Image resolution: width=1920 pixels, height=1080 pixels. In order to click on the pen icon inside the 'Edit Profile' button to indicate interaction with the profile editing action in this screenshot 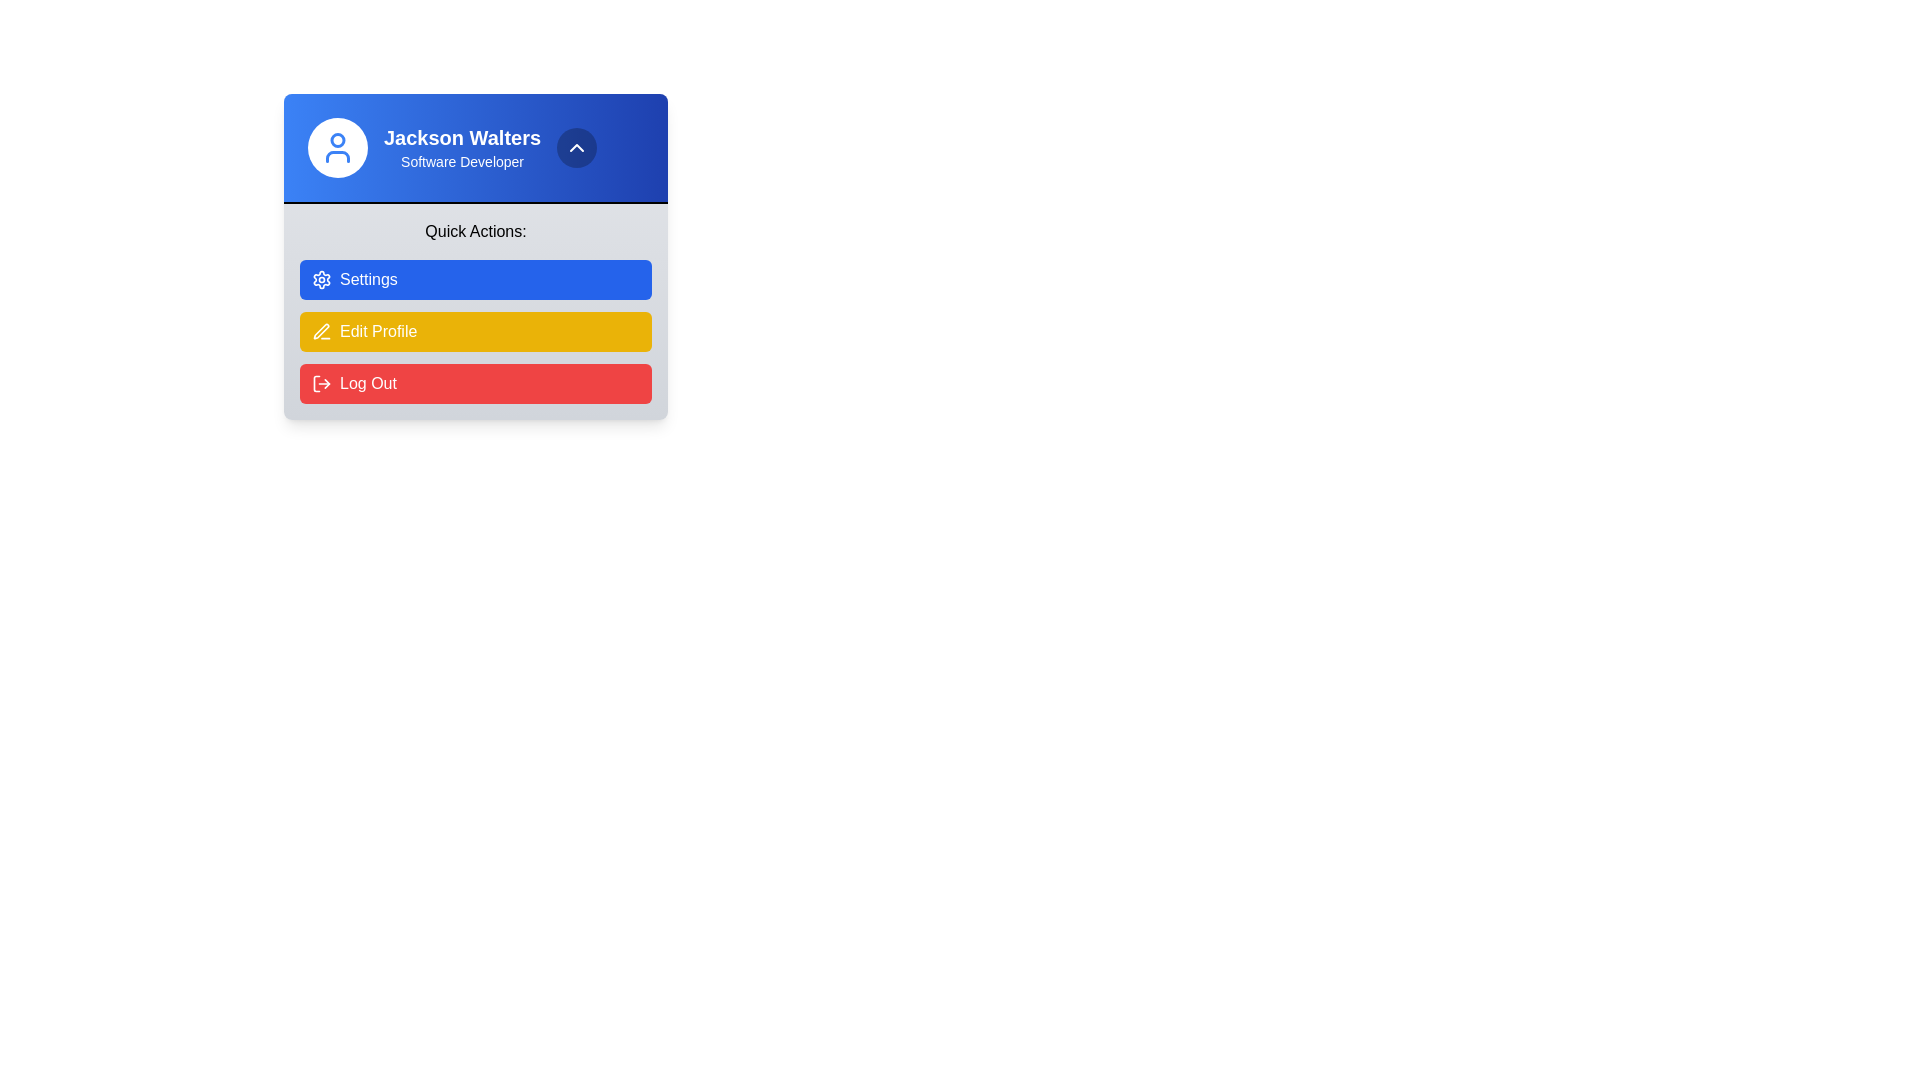, I will do `click(321, 330)`.